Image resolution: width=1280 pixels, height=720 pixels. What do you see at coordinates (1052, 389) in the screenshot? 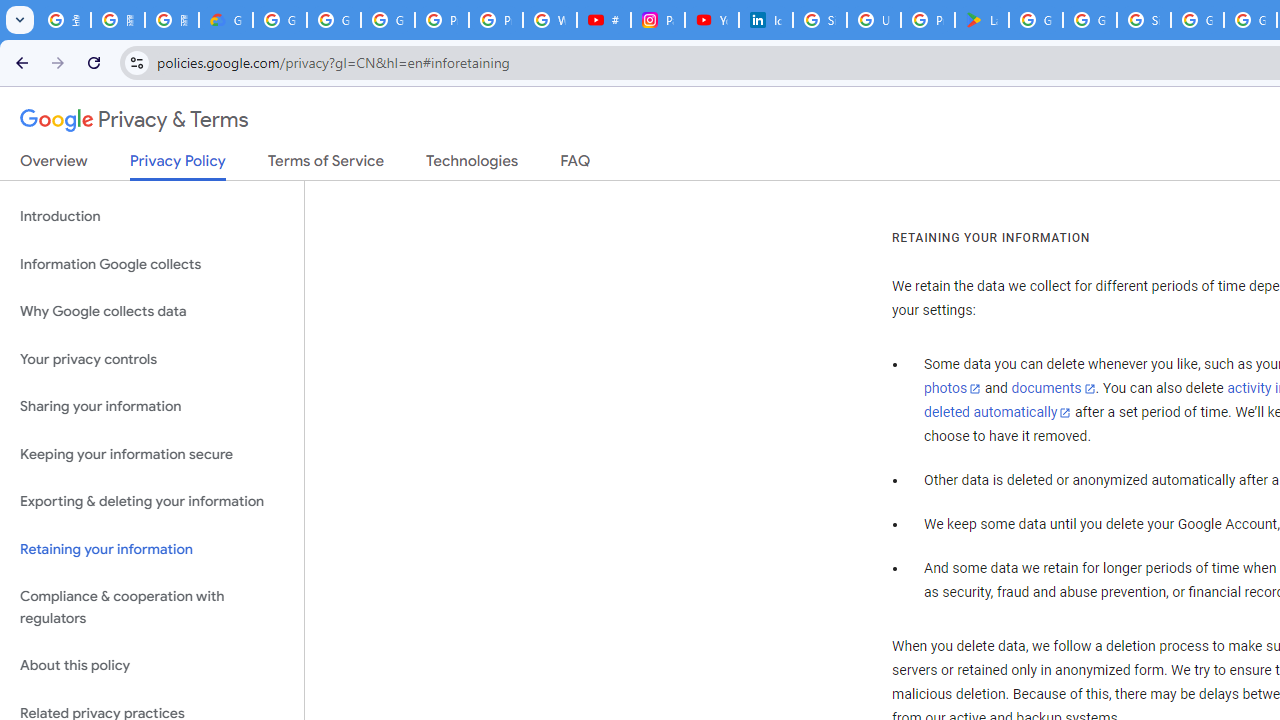
I see `'documents'` at bounding box center [1052, 389].